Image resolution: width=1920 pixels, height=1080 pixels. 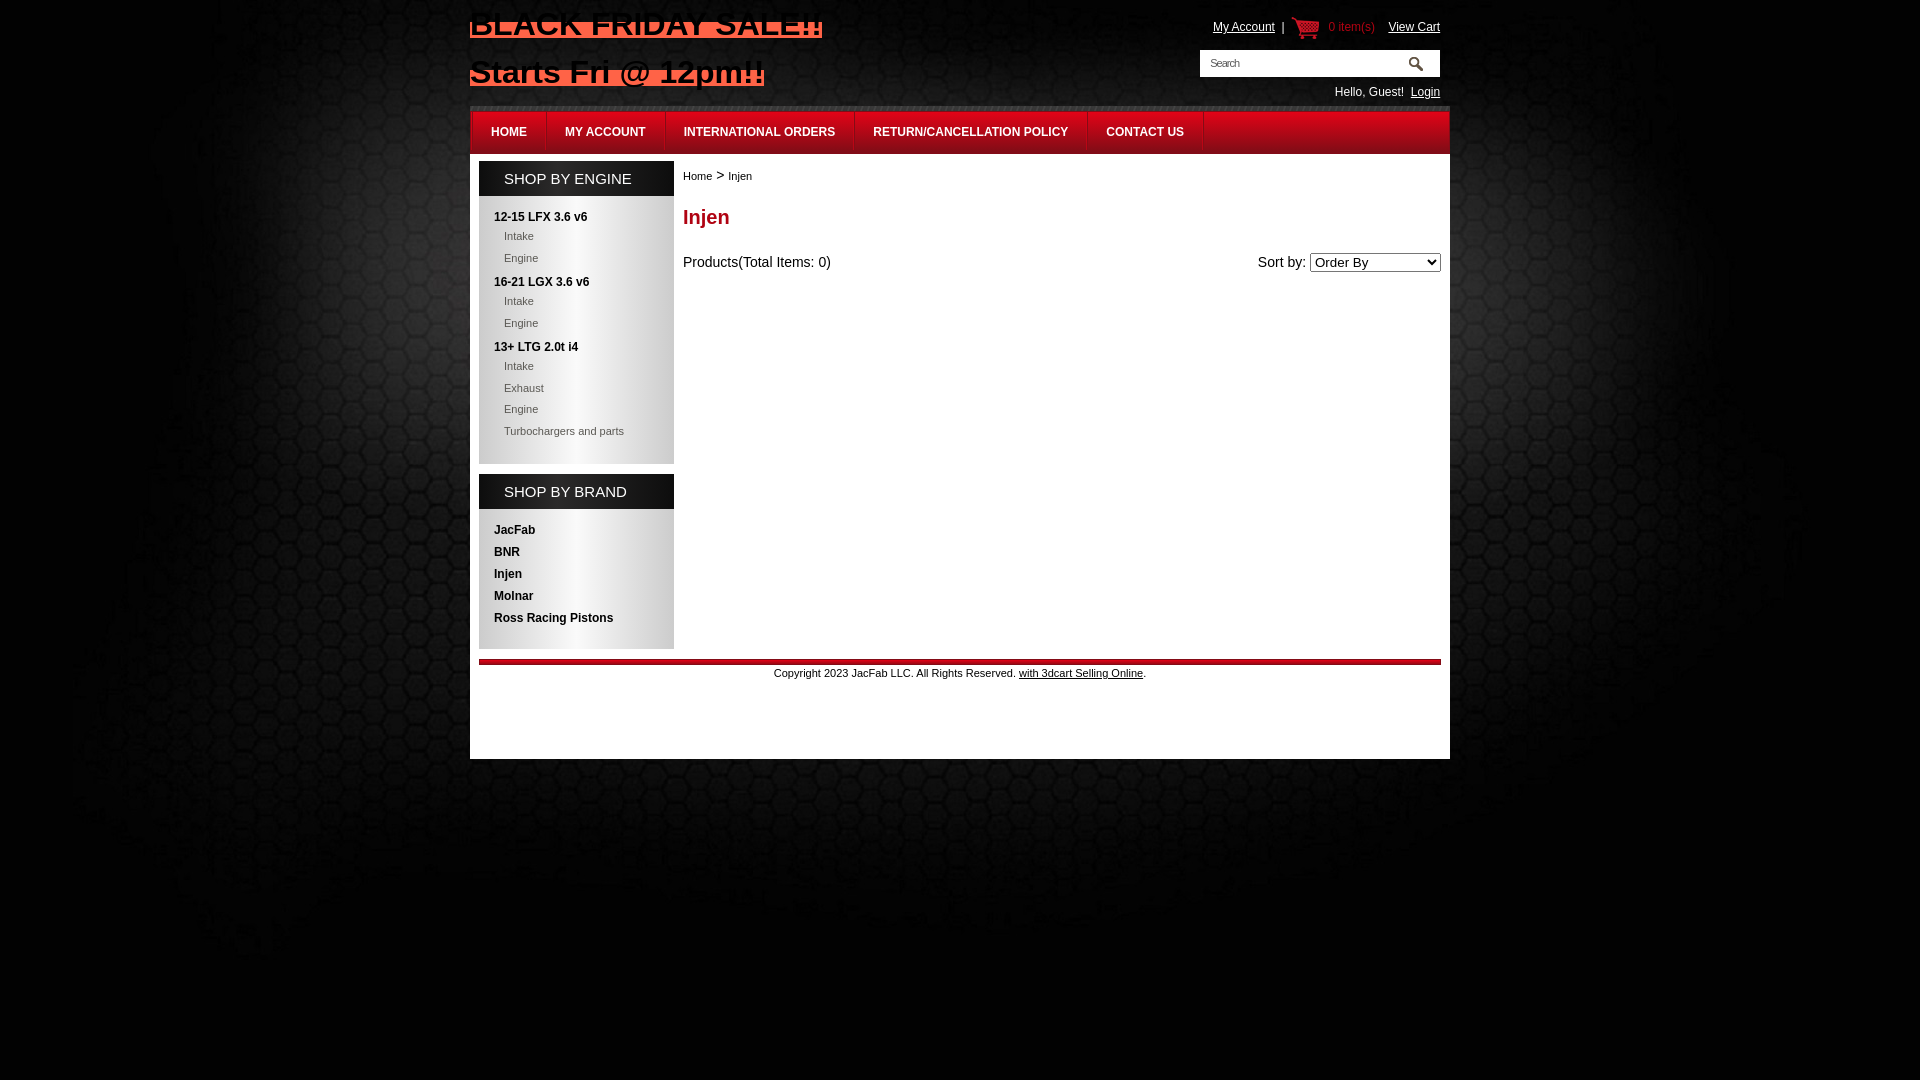 What do you see at coordinates (1424, 92) in the screenshot?
I see `'Login'` at bounding box center [1424, 92].